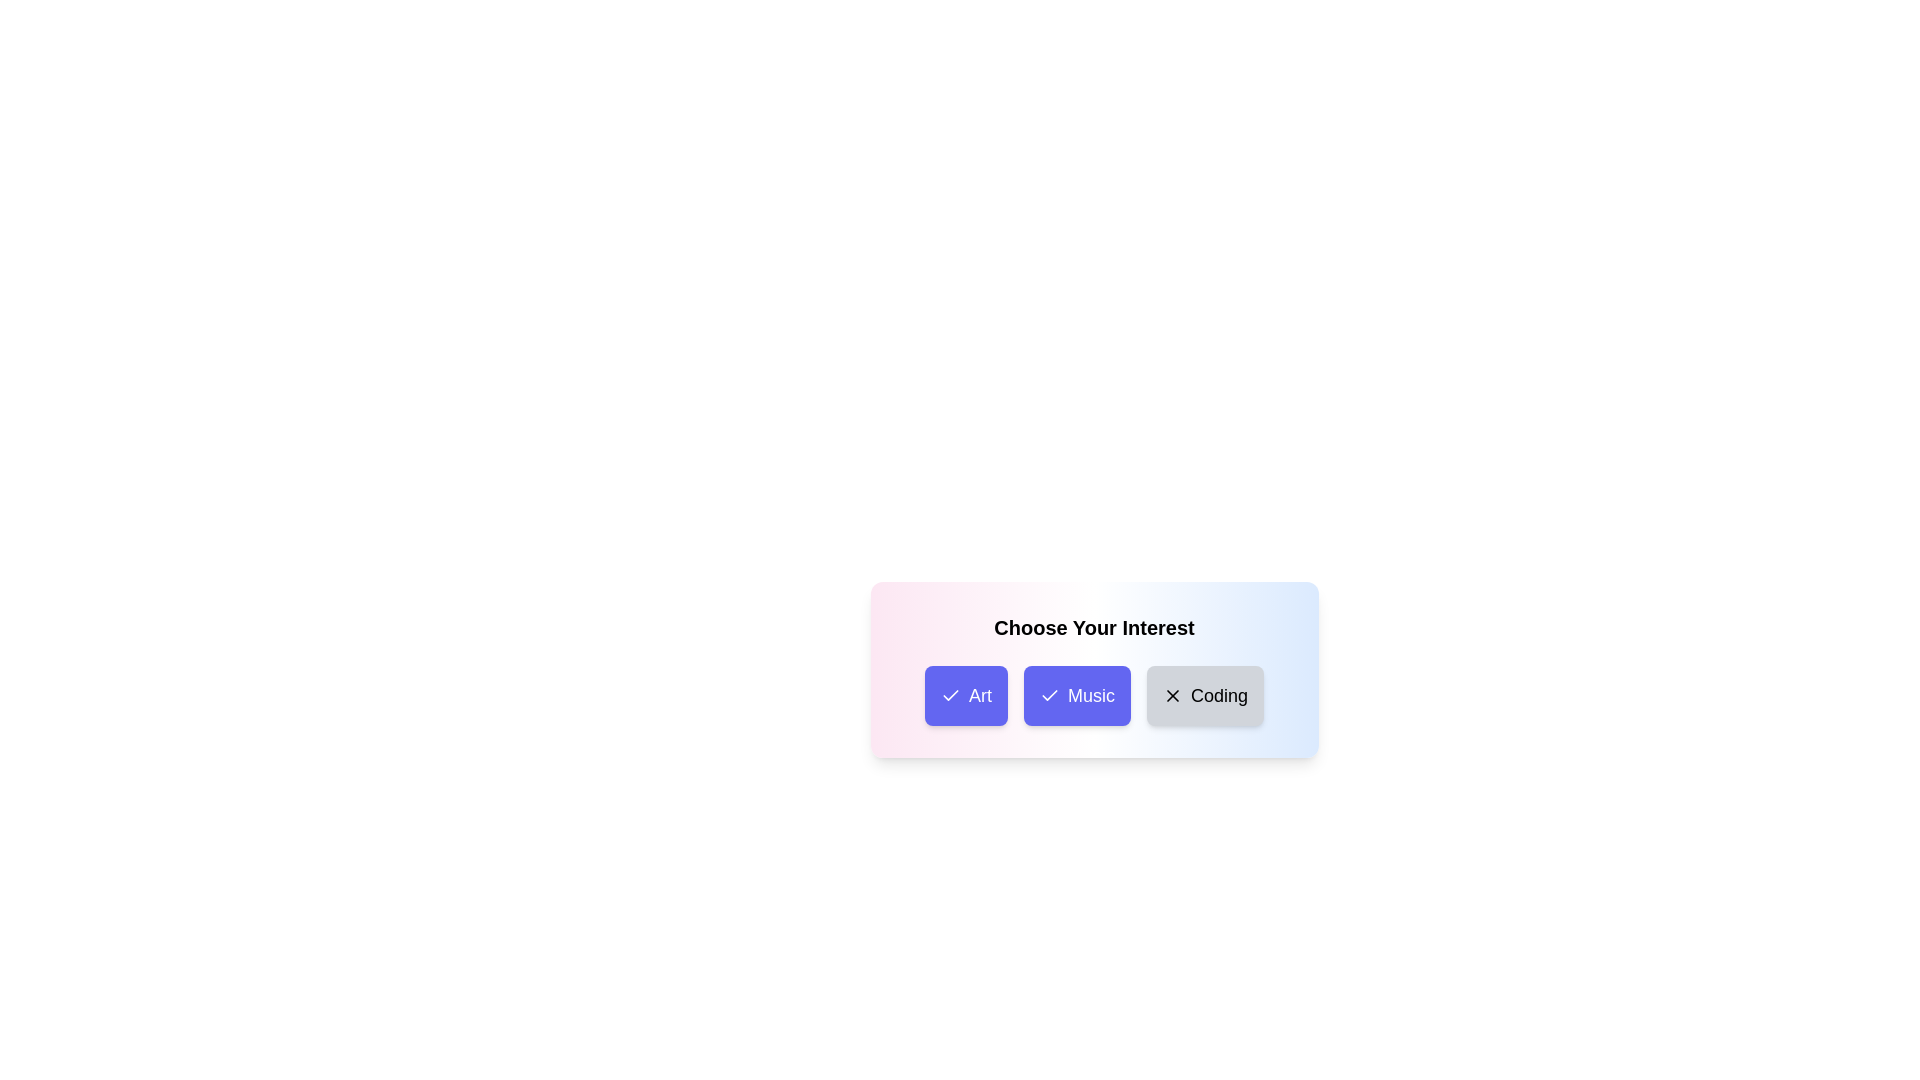 This screenshot has height=1080, width=1920. I want to click on the category button labeled Music to observe the hover effect, so click(1075, 694).